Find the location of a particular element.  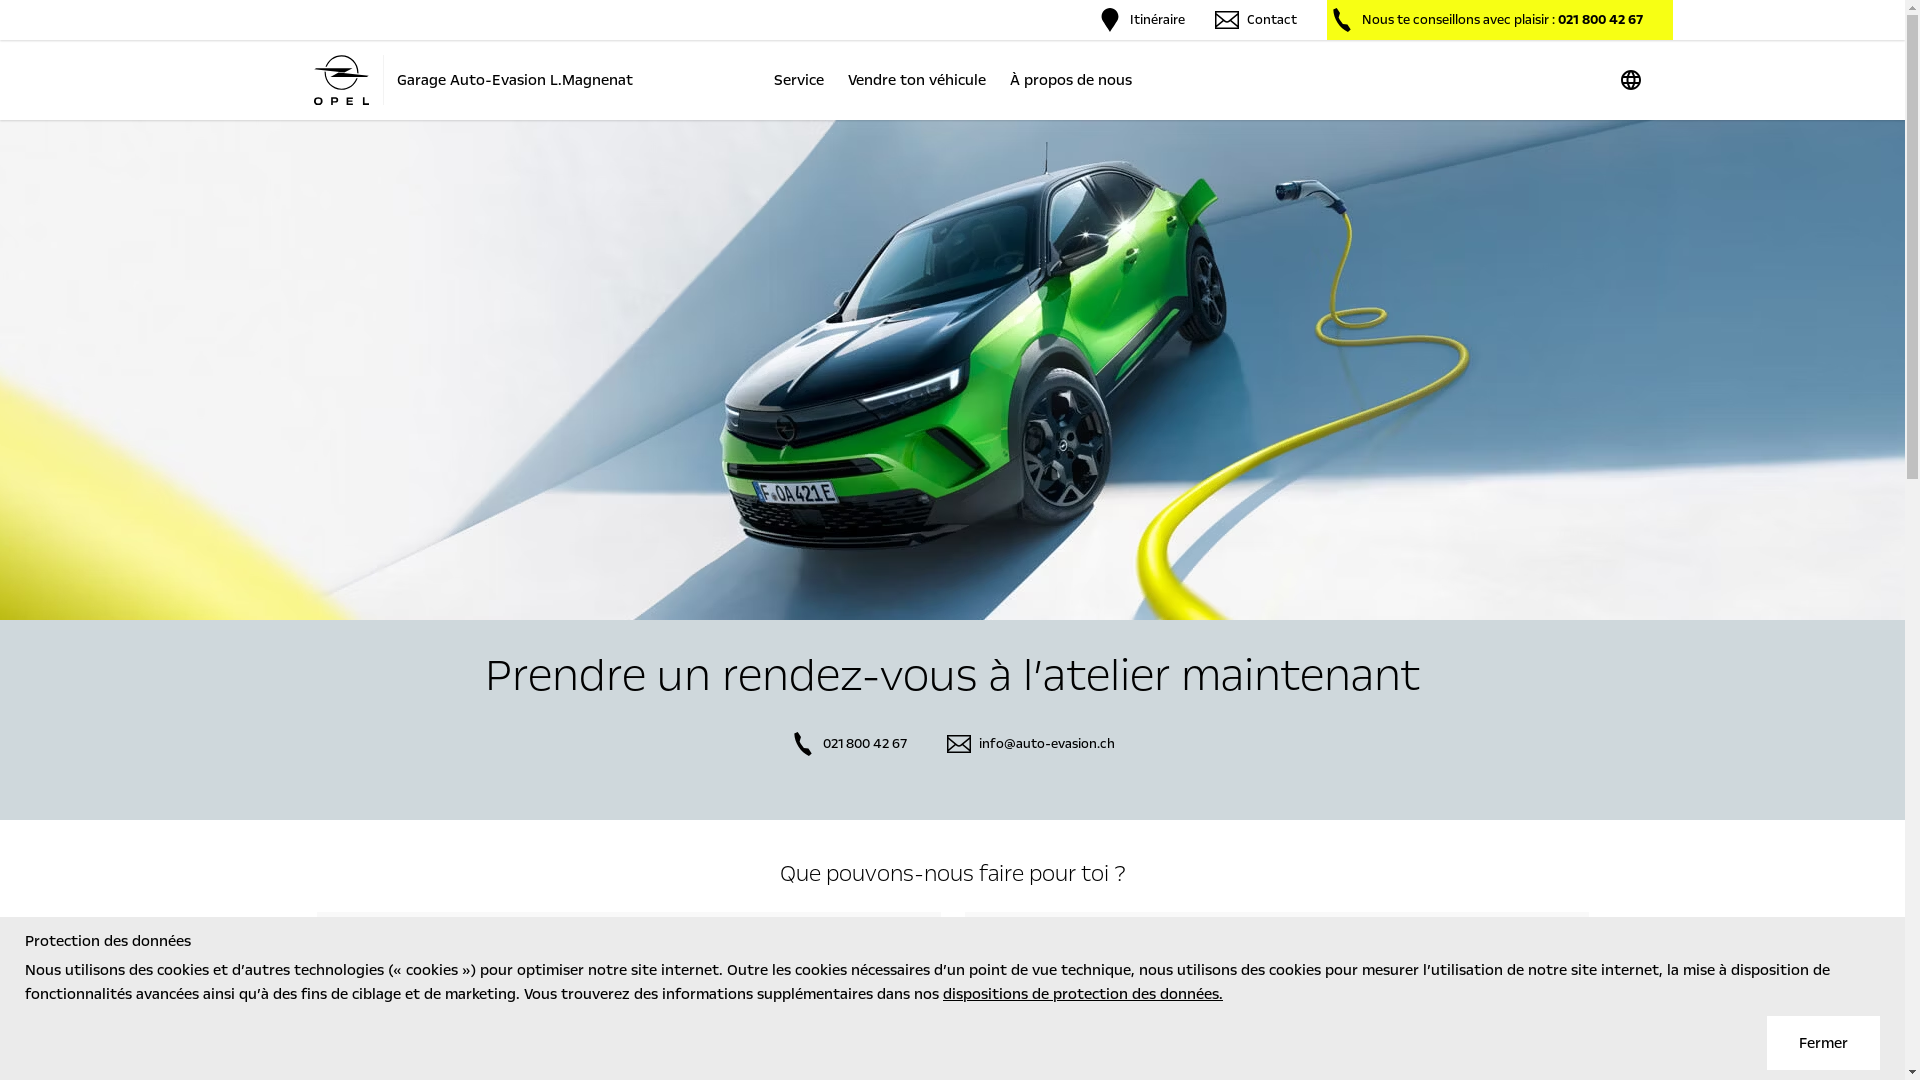

'Service' is located at coordinates (765, 79).